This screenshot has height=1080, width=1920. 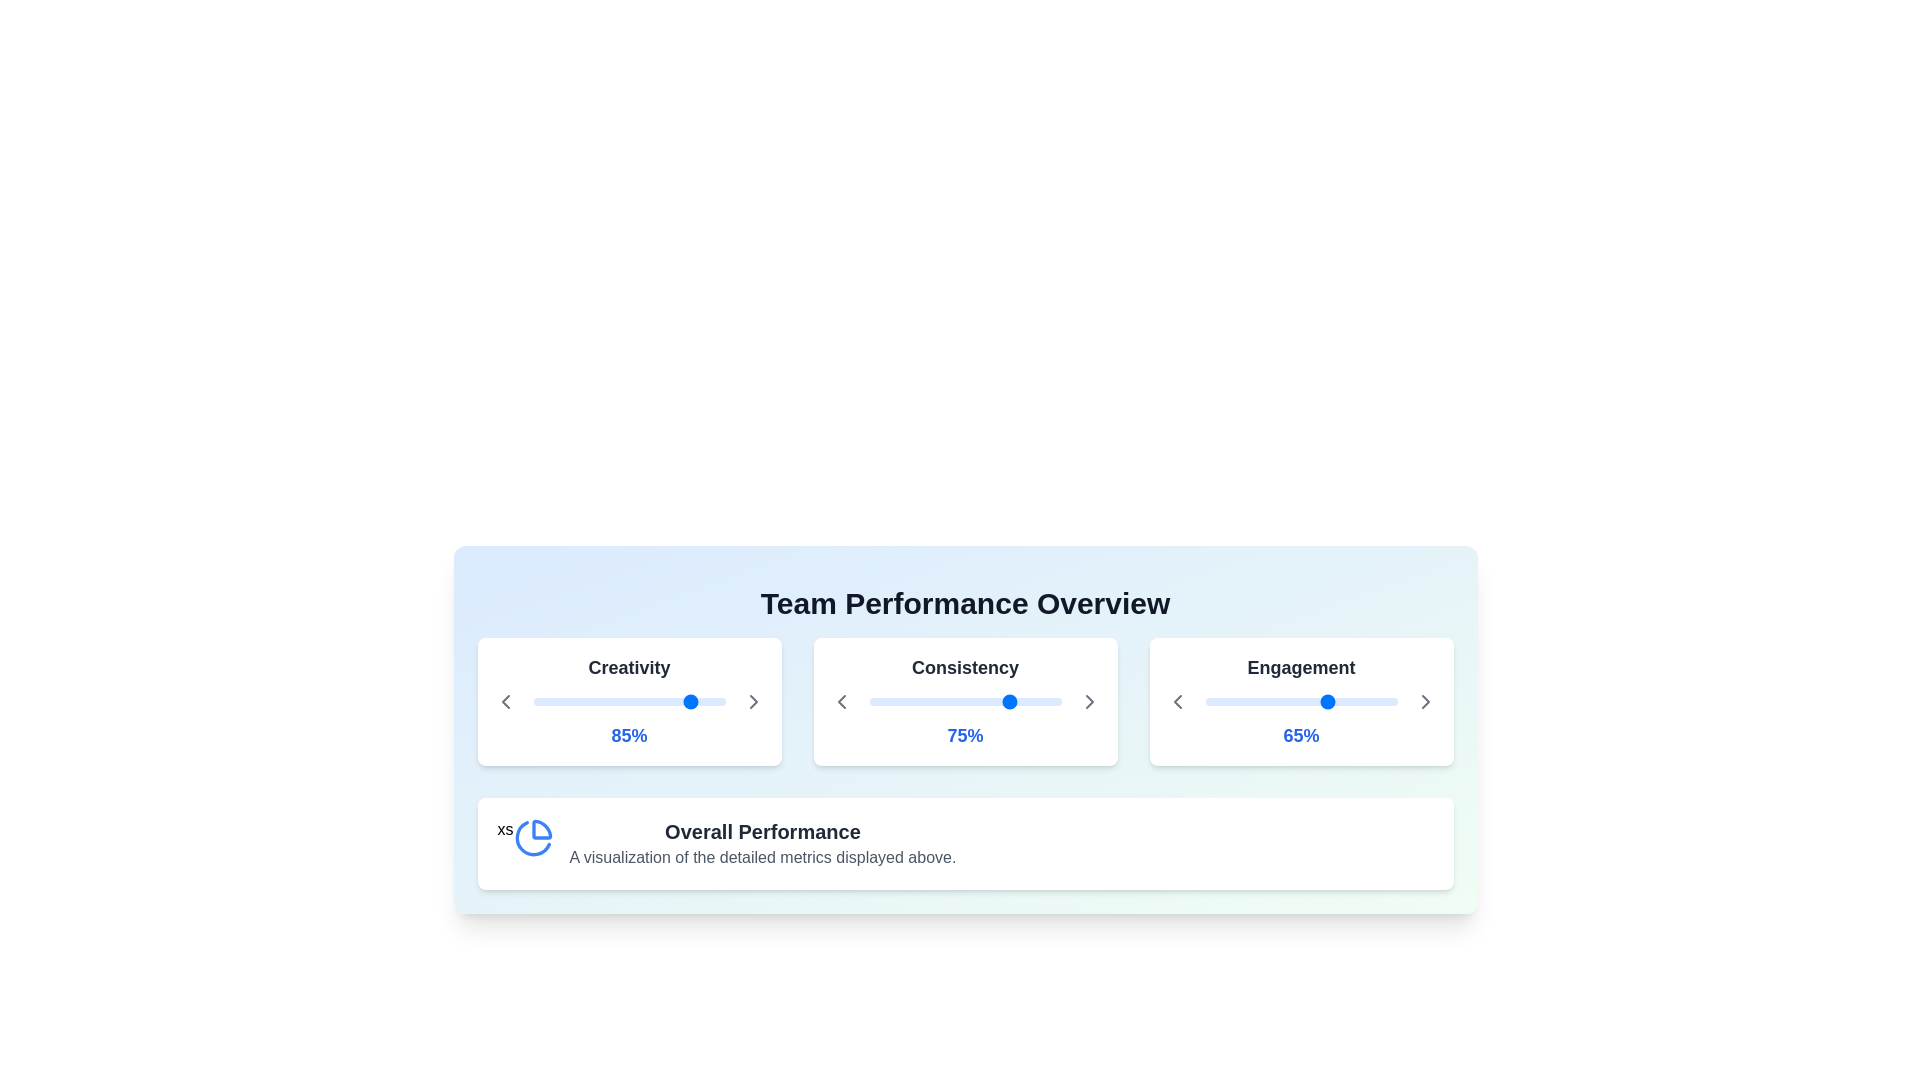 What do you see at coordinates (702, 701) in the screenshot?
I see `the slider value` at bounding box center [702, 701].